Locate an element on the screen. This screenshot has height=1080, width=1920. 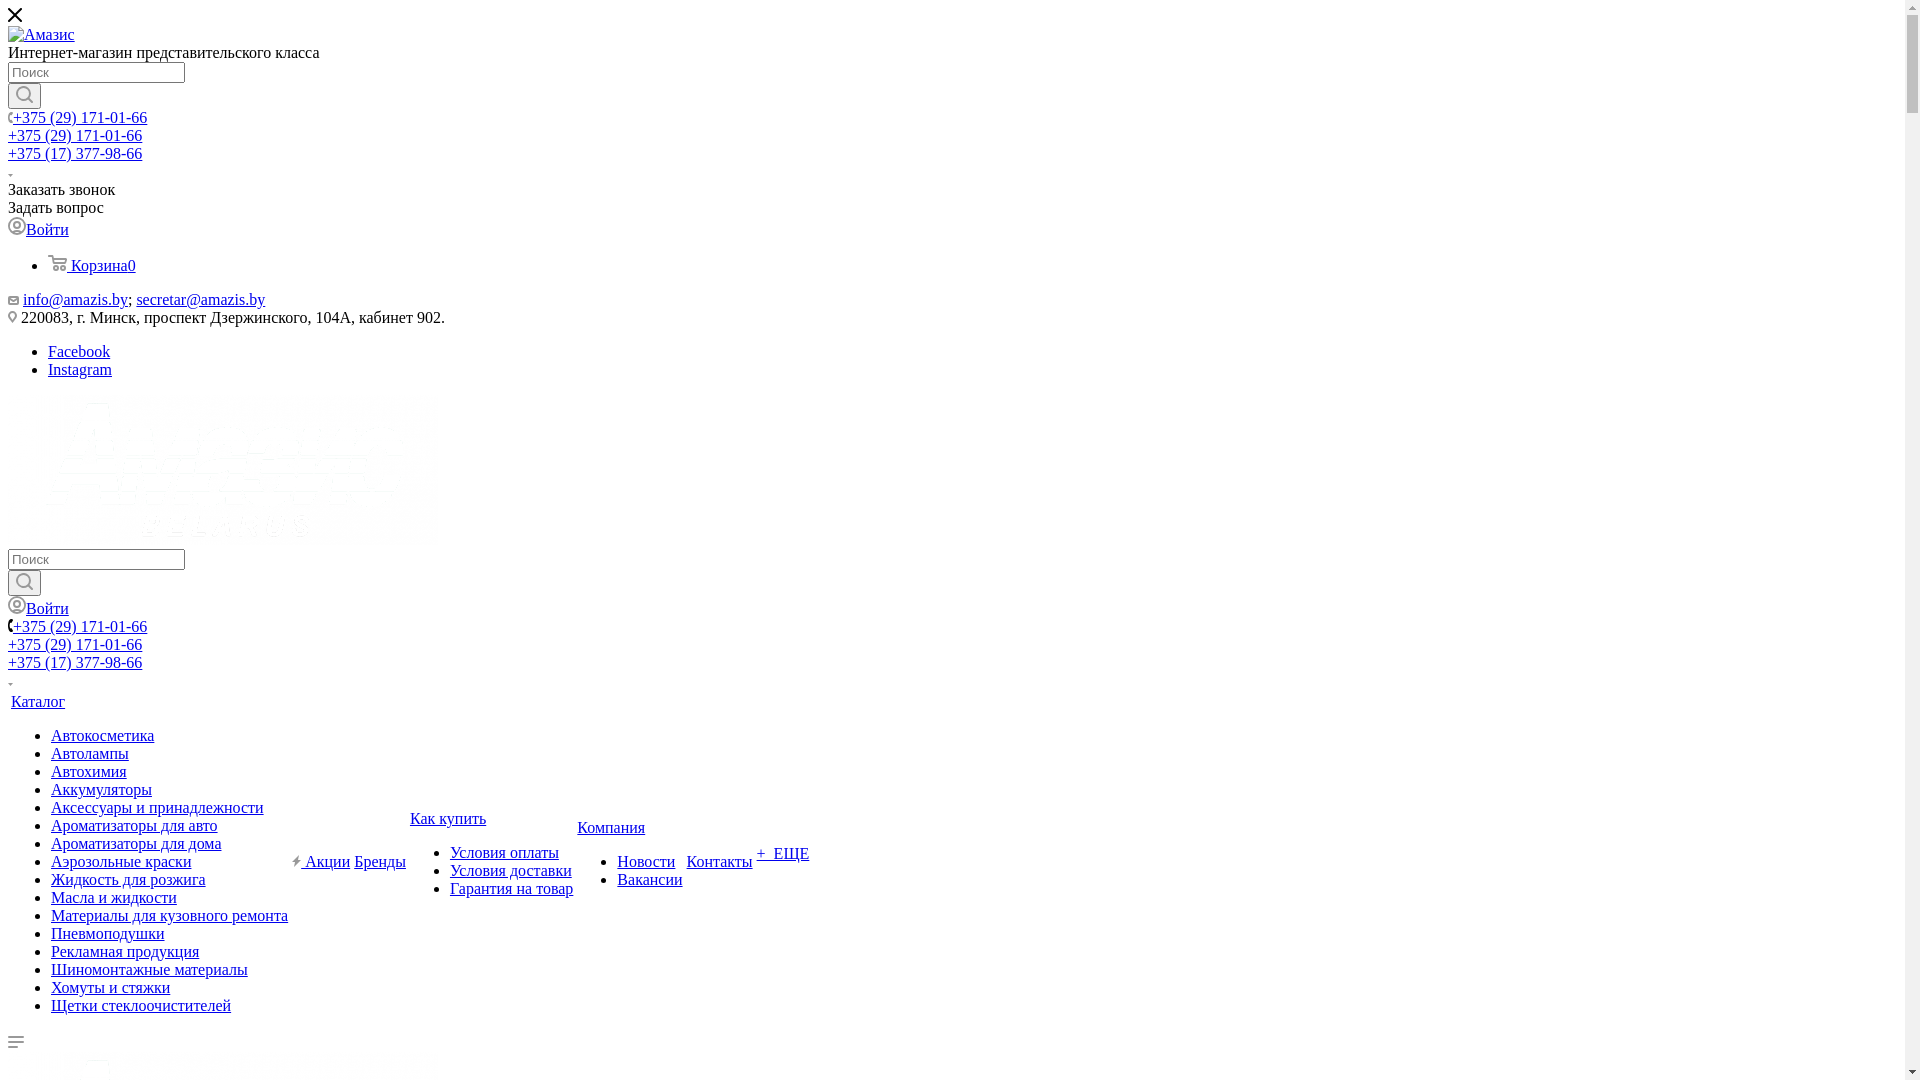
'Facebook' is located at coordinates (78, 350).